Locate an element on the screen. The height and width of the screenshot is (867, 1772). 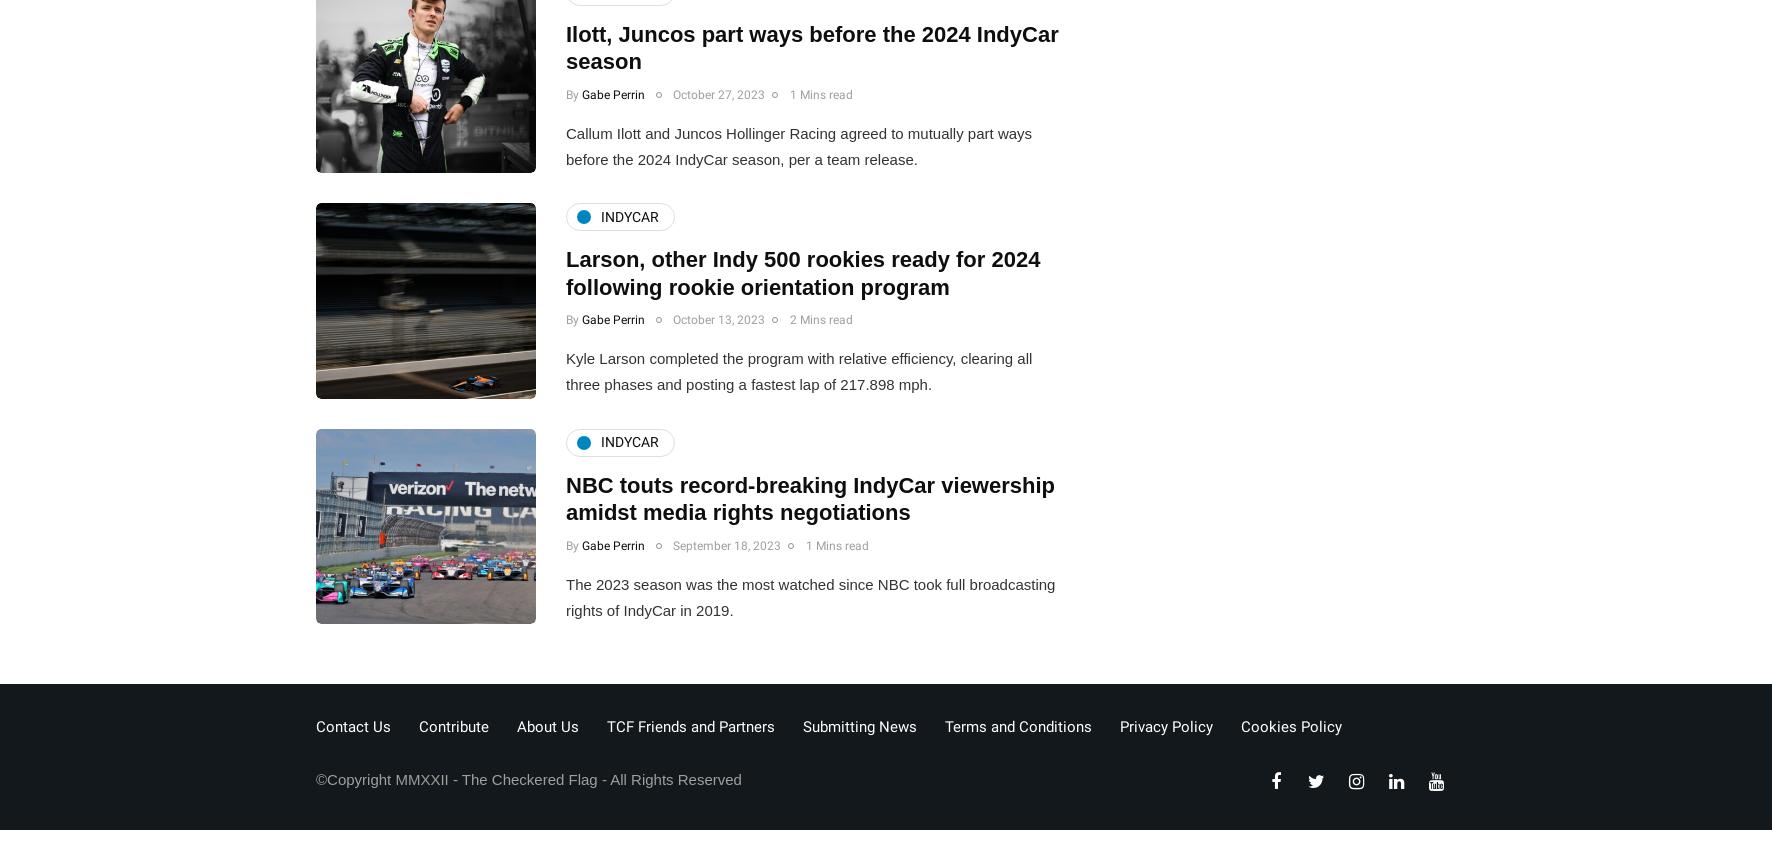
'Cookies Policy' is located at coordinates (1291, 725).